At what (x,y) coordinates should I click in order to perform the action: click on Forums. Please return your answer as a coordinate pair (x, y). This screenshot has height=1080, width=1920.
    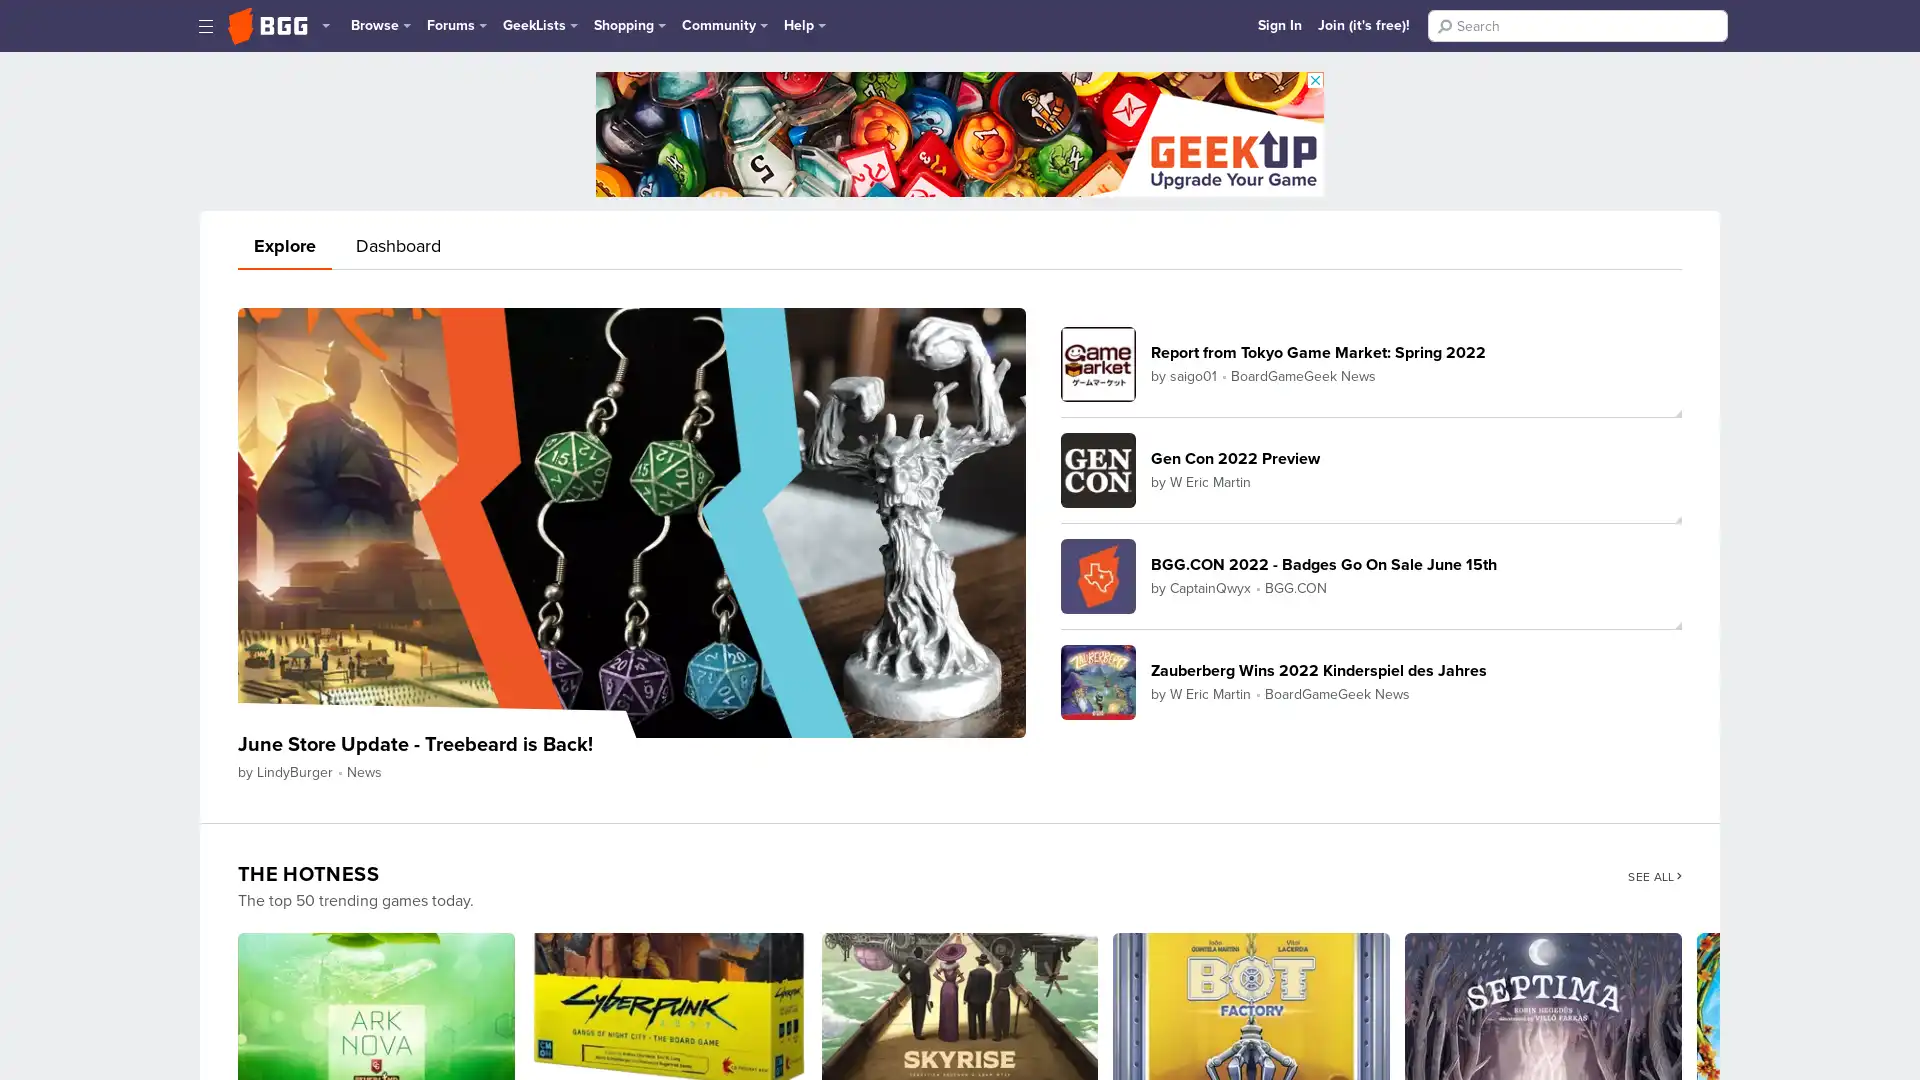
    Looking at the image, I should click on (455, 26).